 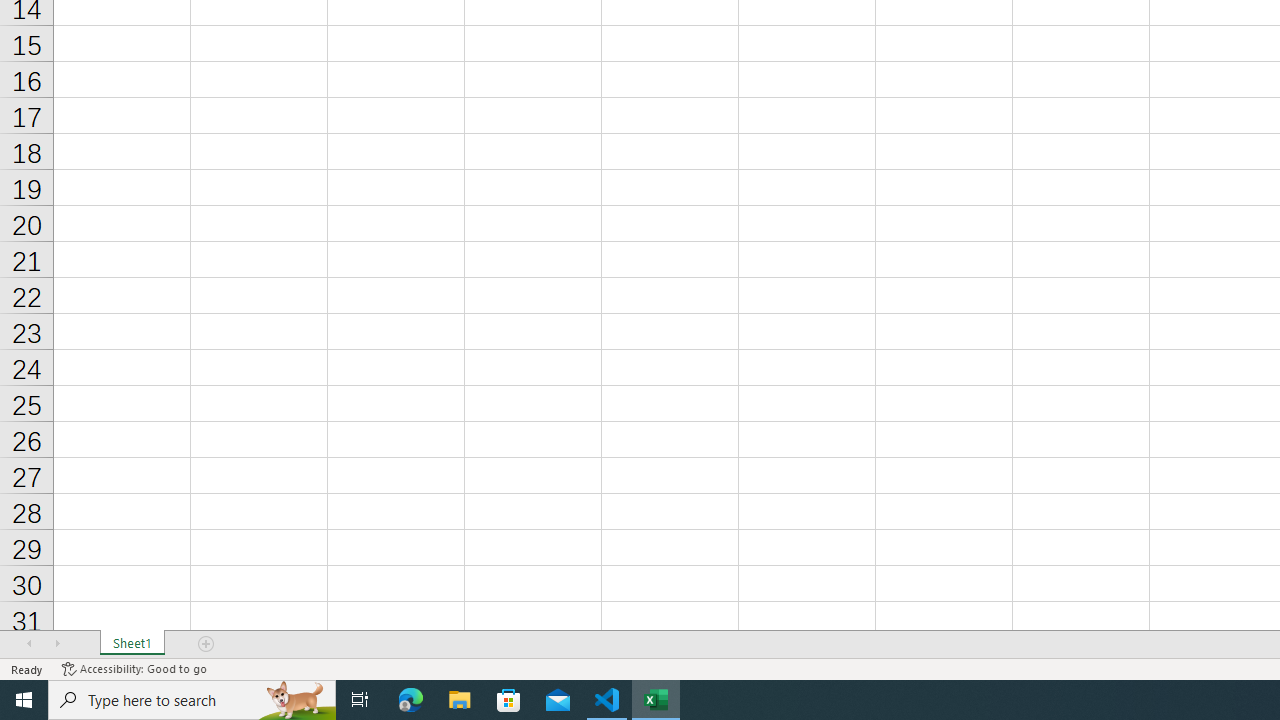 What do you see at coordinates (57, 644) in the screenshot?
I see `'Scroll Right'` at bounding box center [57, 644].